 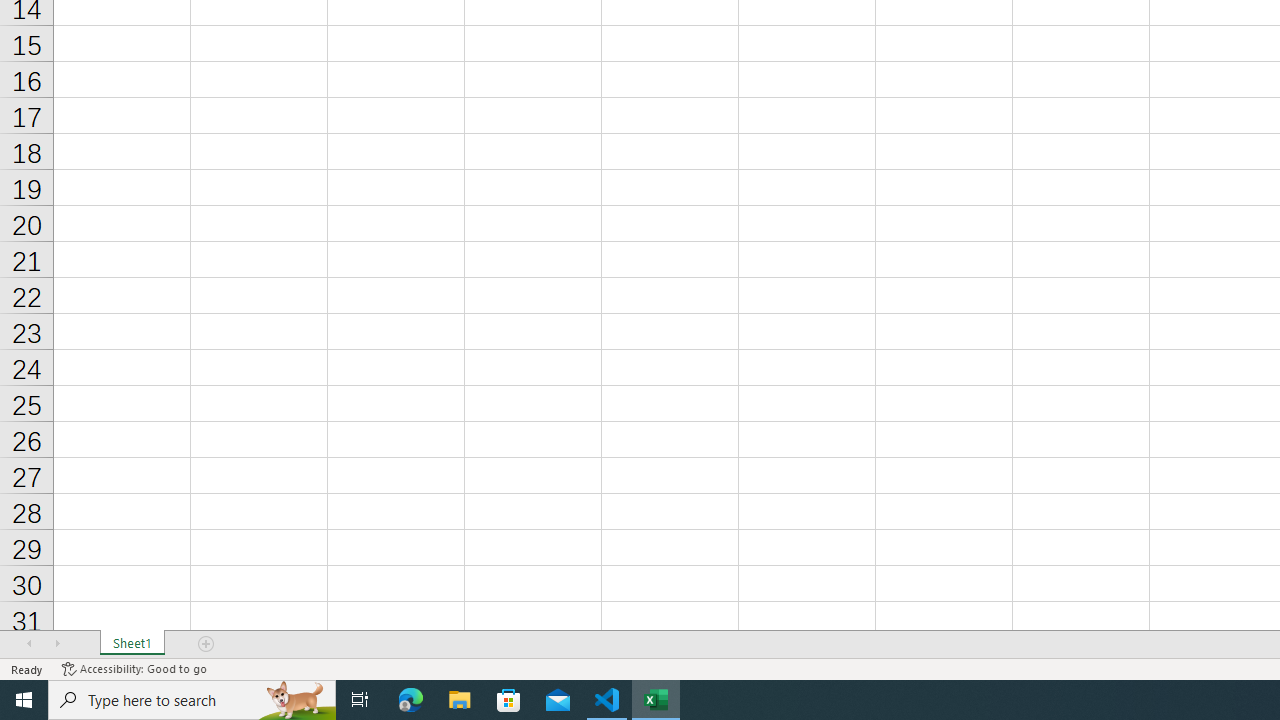 What do you see at coordinates (57, 644) in the screenshot?
I see `'Scroll Right'` at bounding box center [57, 644].